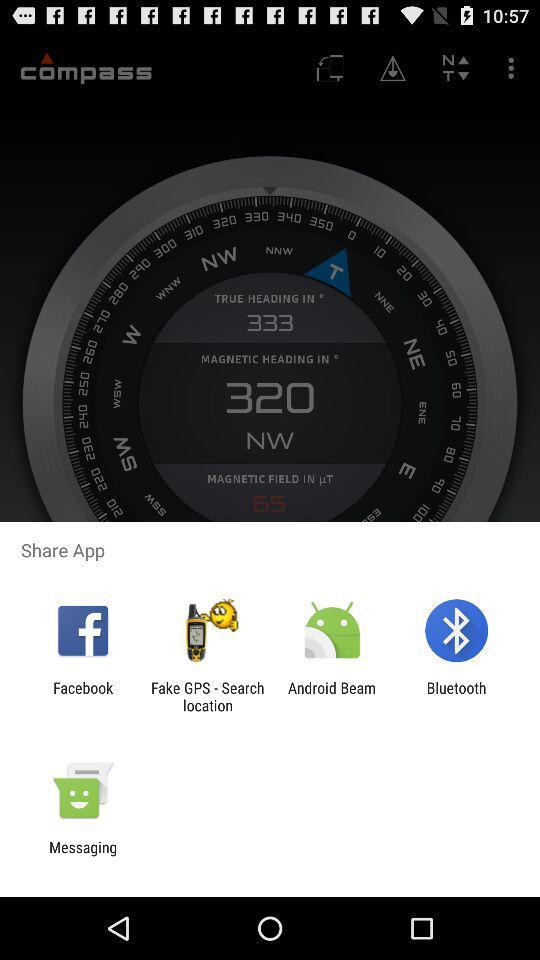  I want to click on app to the right of fake gps search icon, so click(332, 696).